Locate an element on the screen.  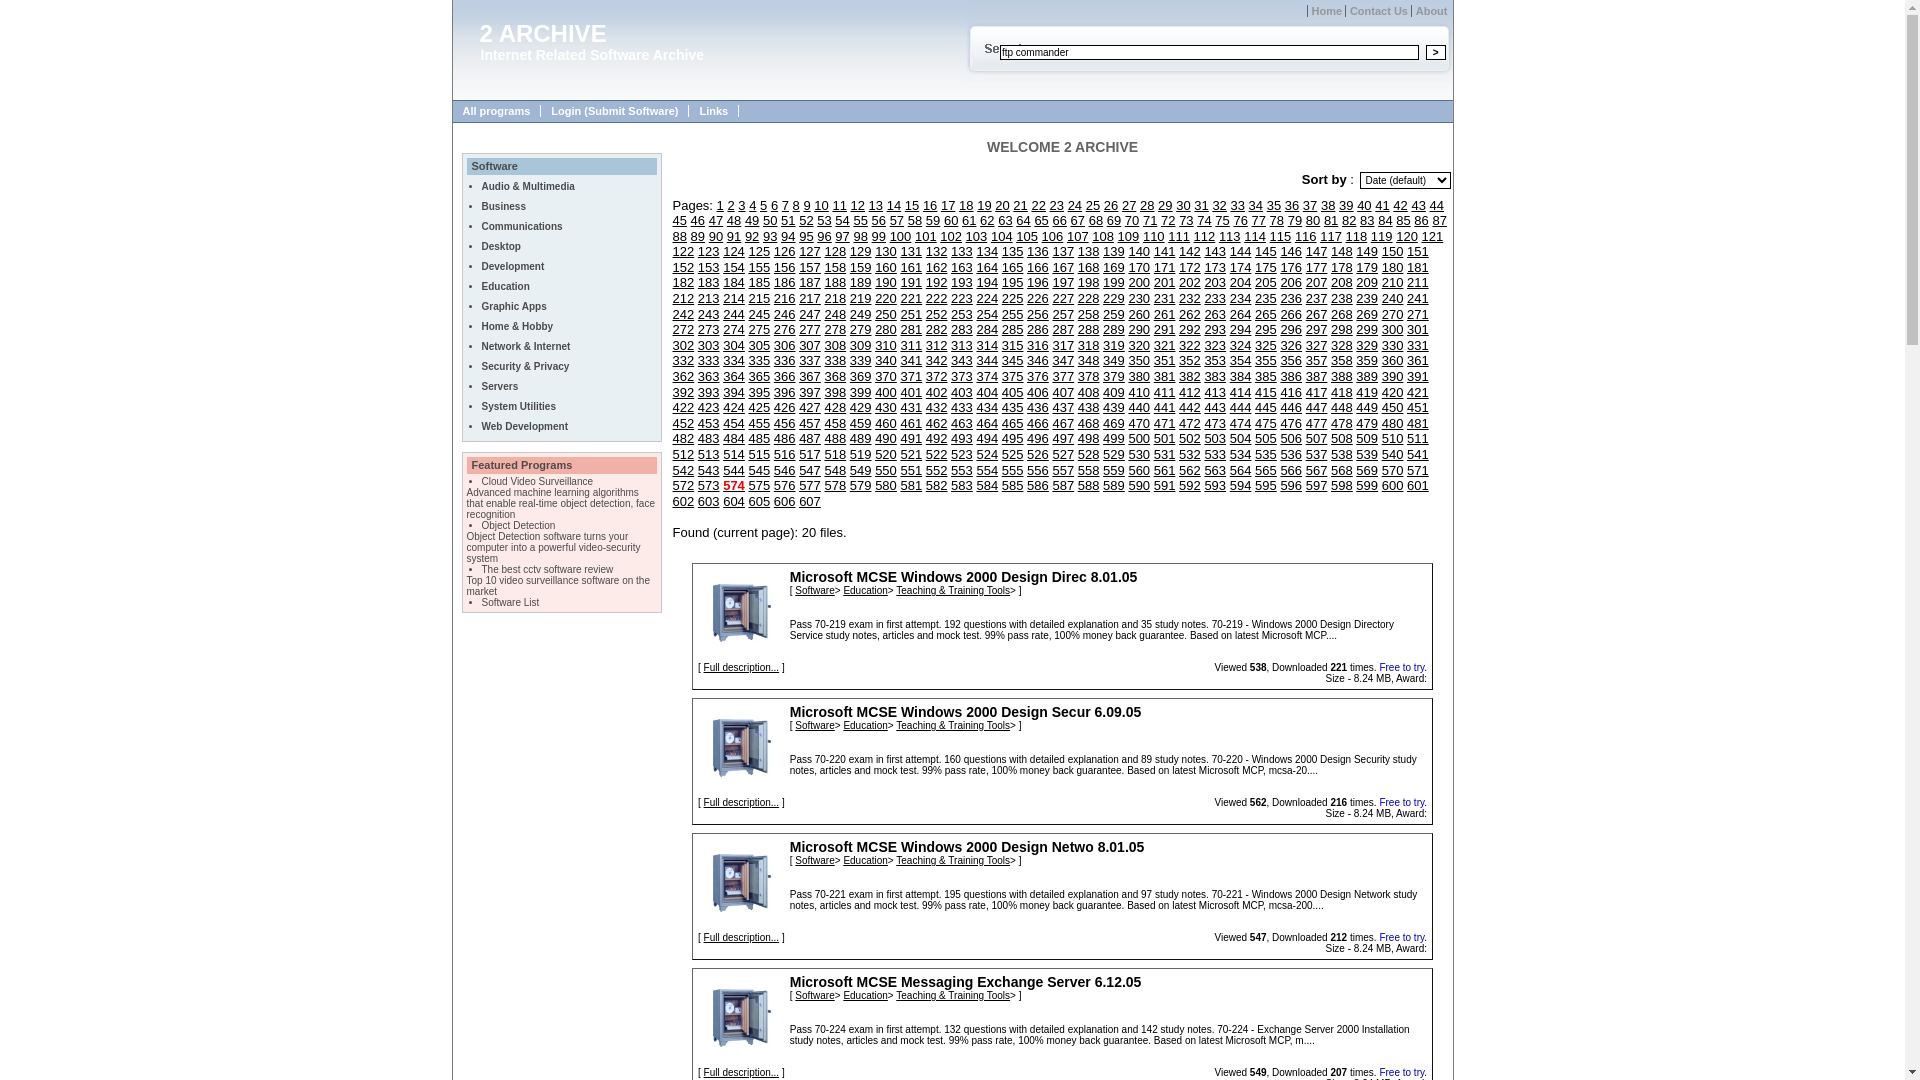
'299' is located at coordinates (1366, 328).